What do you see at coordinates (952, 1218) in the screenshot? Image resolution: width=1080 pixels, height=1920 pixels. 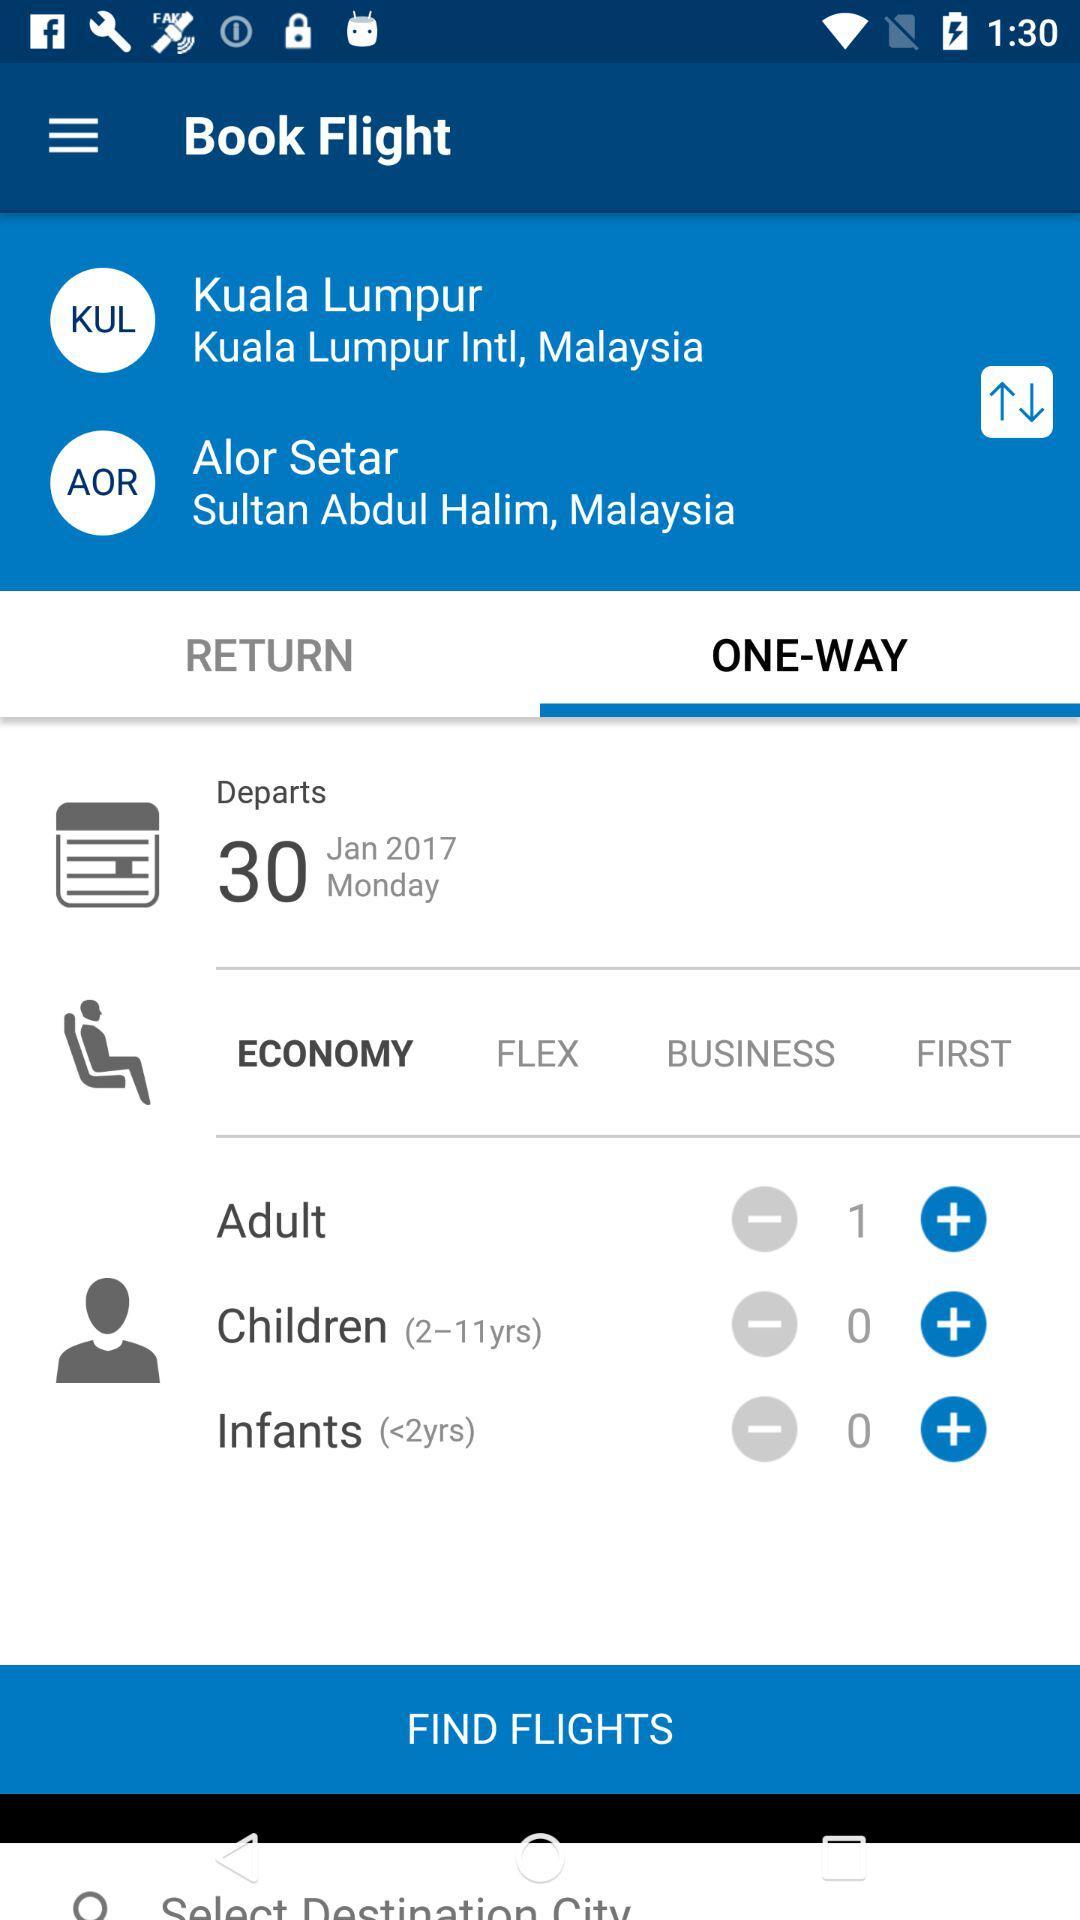 I see `the add icon` at bounding box center [952, 1218].